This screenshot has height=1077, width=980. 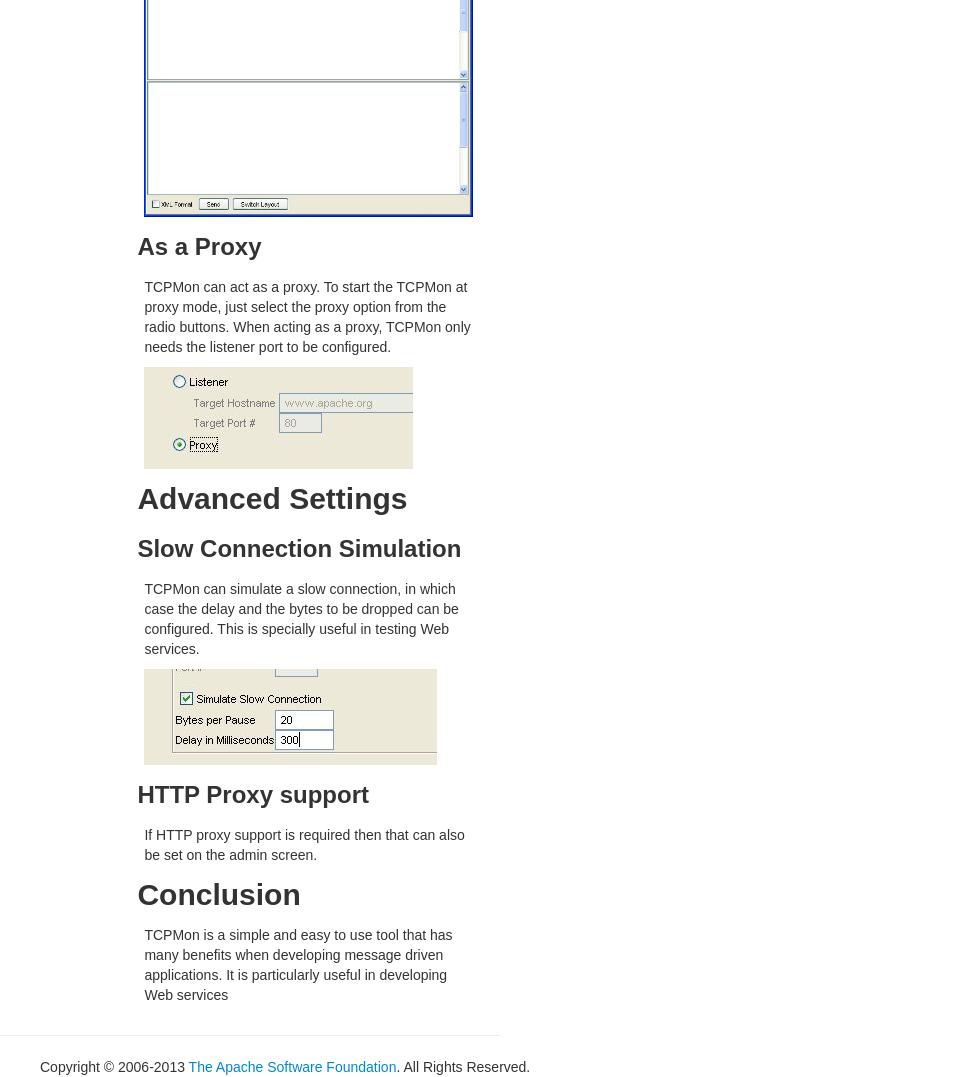 I want to click on 'Advanced Settings', so click(x=272, y=497).